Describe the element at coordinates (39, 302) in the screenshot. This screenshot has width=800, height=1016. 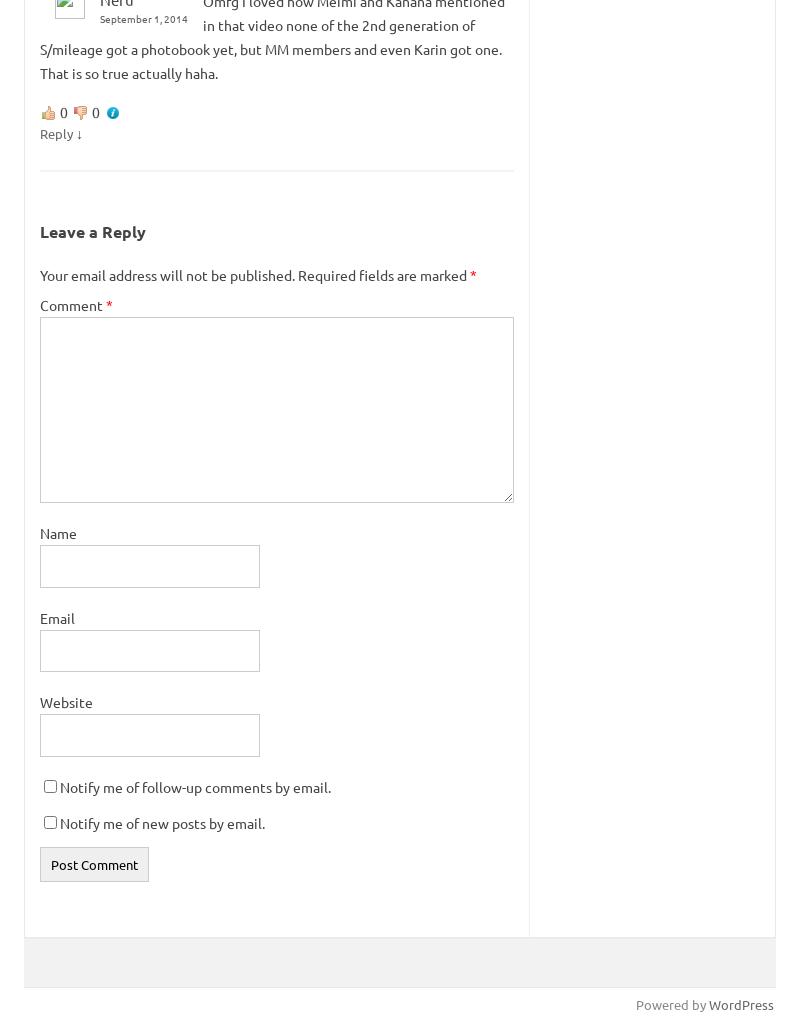
I see `'Comment'` at that location.